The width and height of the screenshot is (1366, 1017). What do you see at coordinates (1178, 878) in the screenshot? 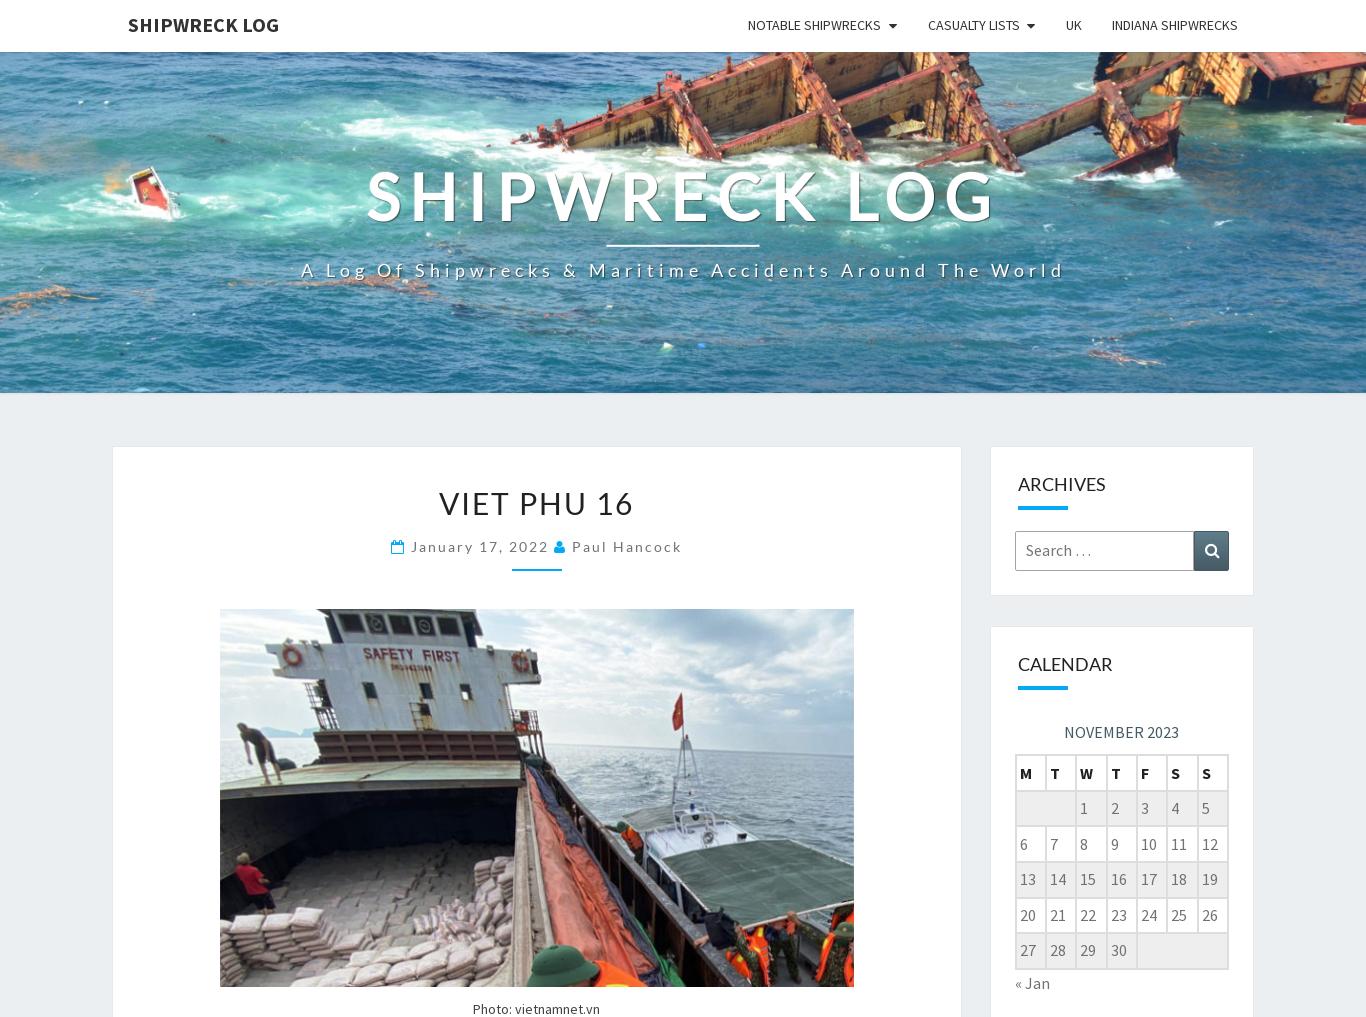
I see `'18'` at bounding box center [1178, 878].